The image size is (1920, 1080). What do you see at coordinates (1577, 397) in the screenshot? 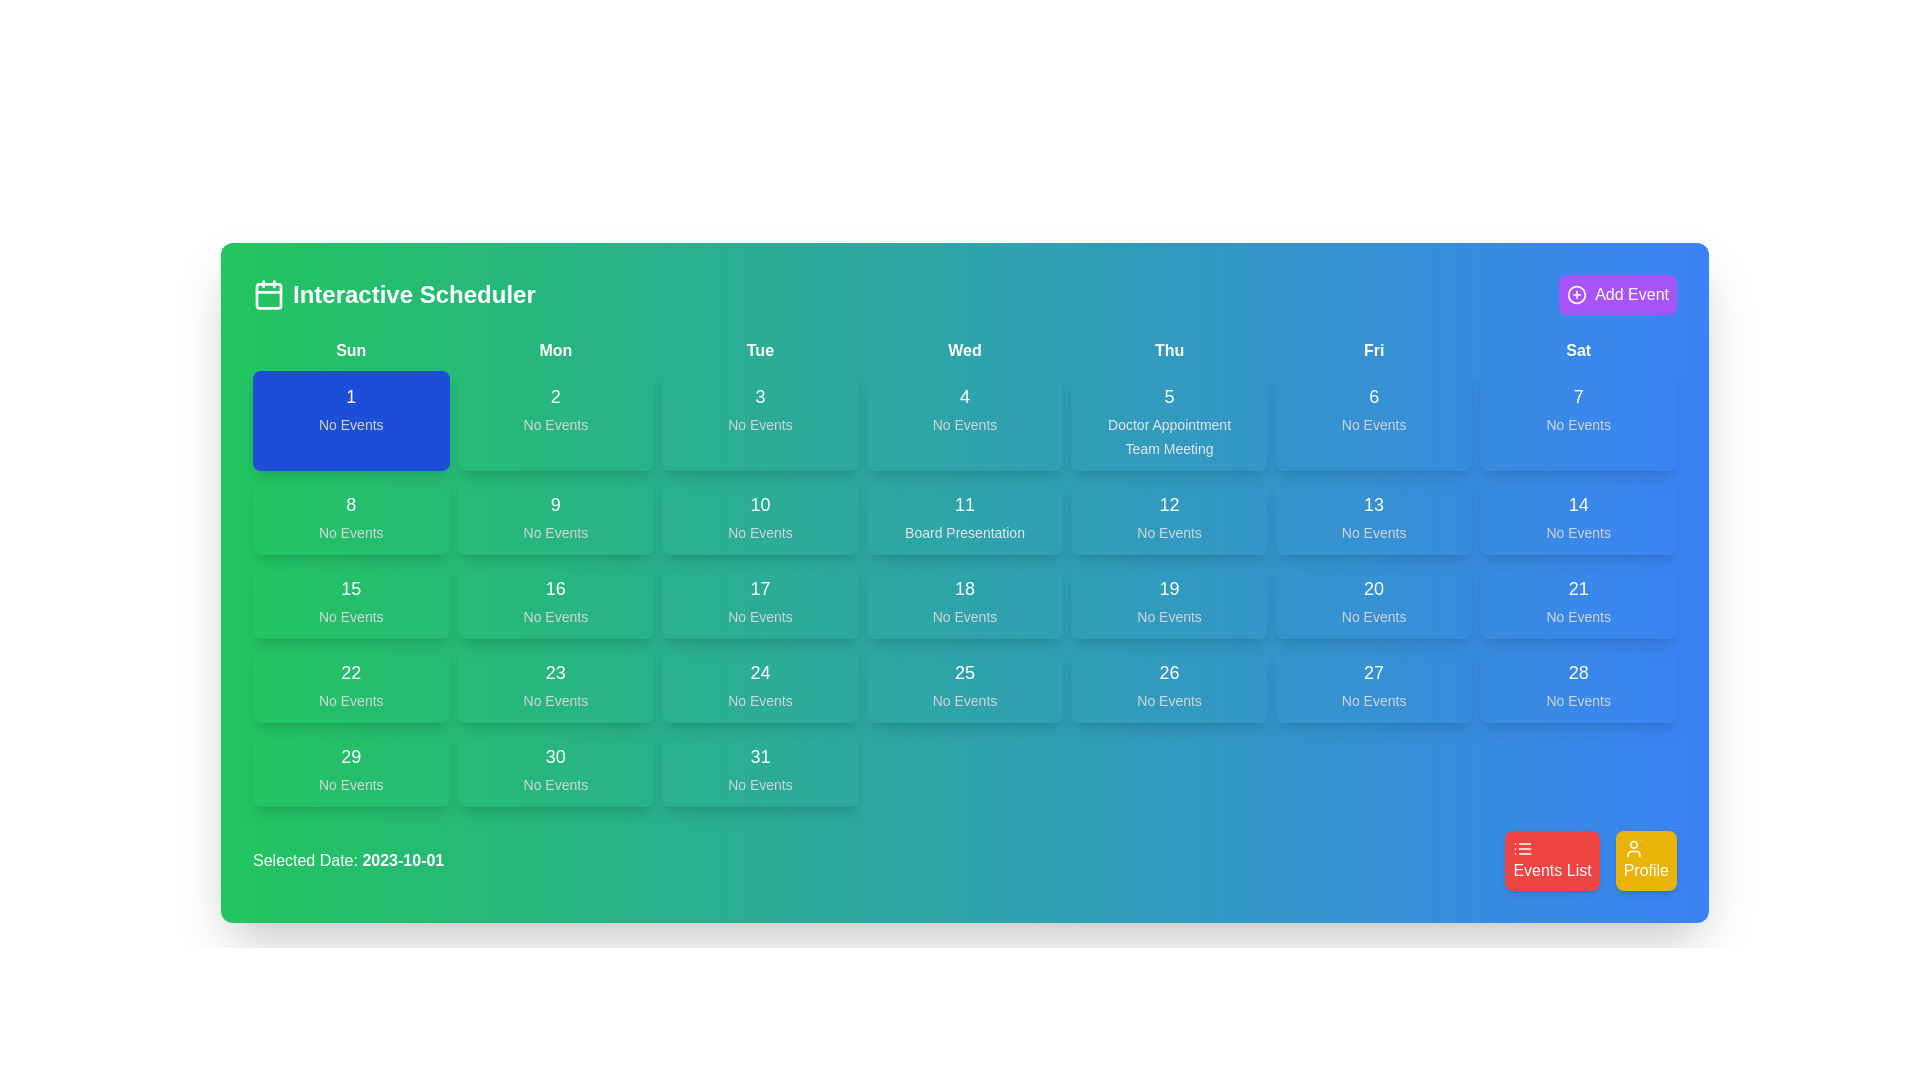
I see `text of the label indicating the day '7' in the calendar layout, located under the 'Sat' column and within the blue rectangular box` at bounding box center [1577, 397].